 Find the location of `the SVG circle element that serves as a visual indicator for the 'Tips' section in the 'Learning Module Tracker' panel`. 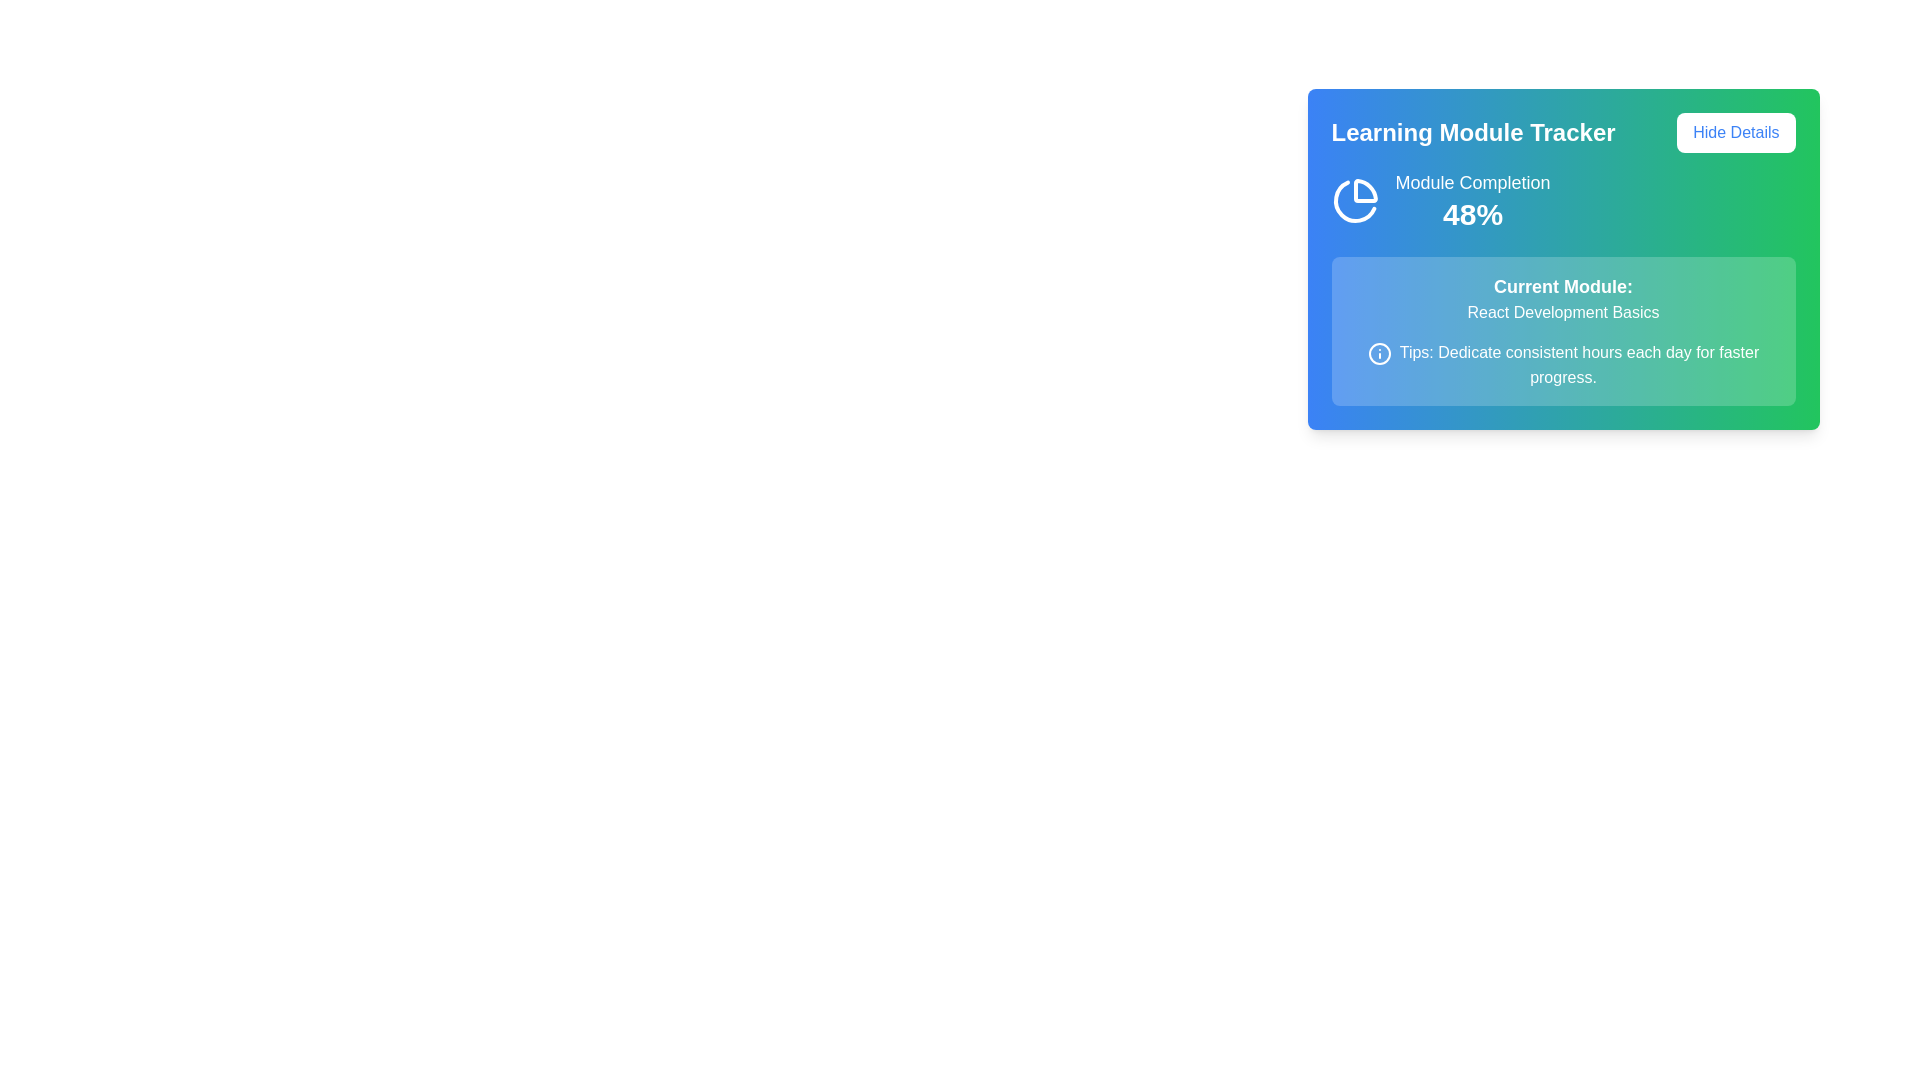

the SVG circle element that serves as a visual indicator for the 'Tips' section in the 'Learning Module Tracker' panel is located at coordinates (1378, 352).